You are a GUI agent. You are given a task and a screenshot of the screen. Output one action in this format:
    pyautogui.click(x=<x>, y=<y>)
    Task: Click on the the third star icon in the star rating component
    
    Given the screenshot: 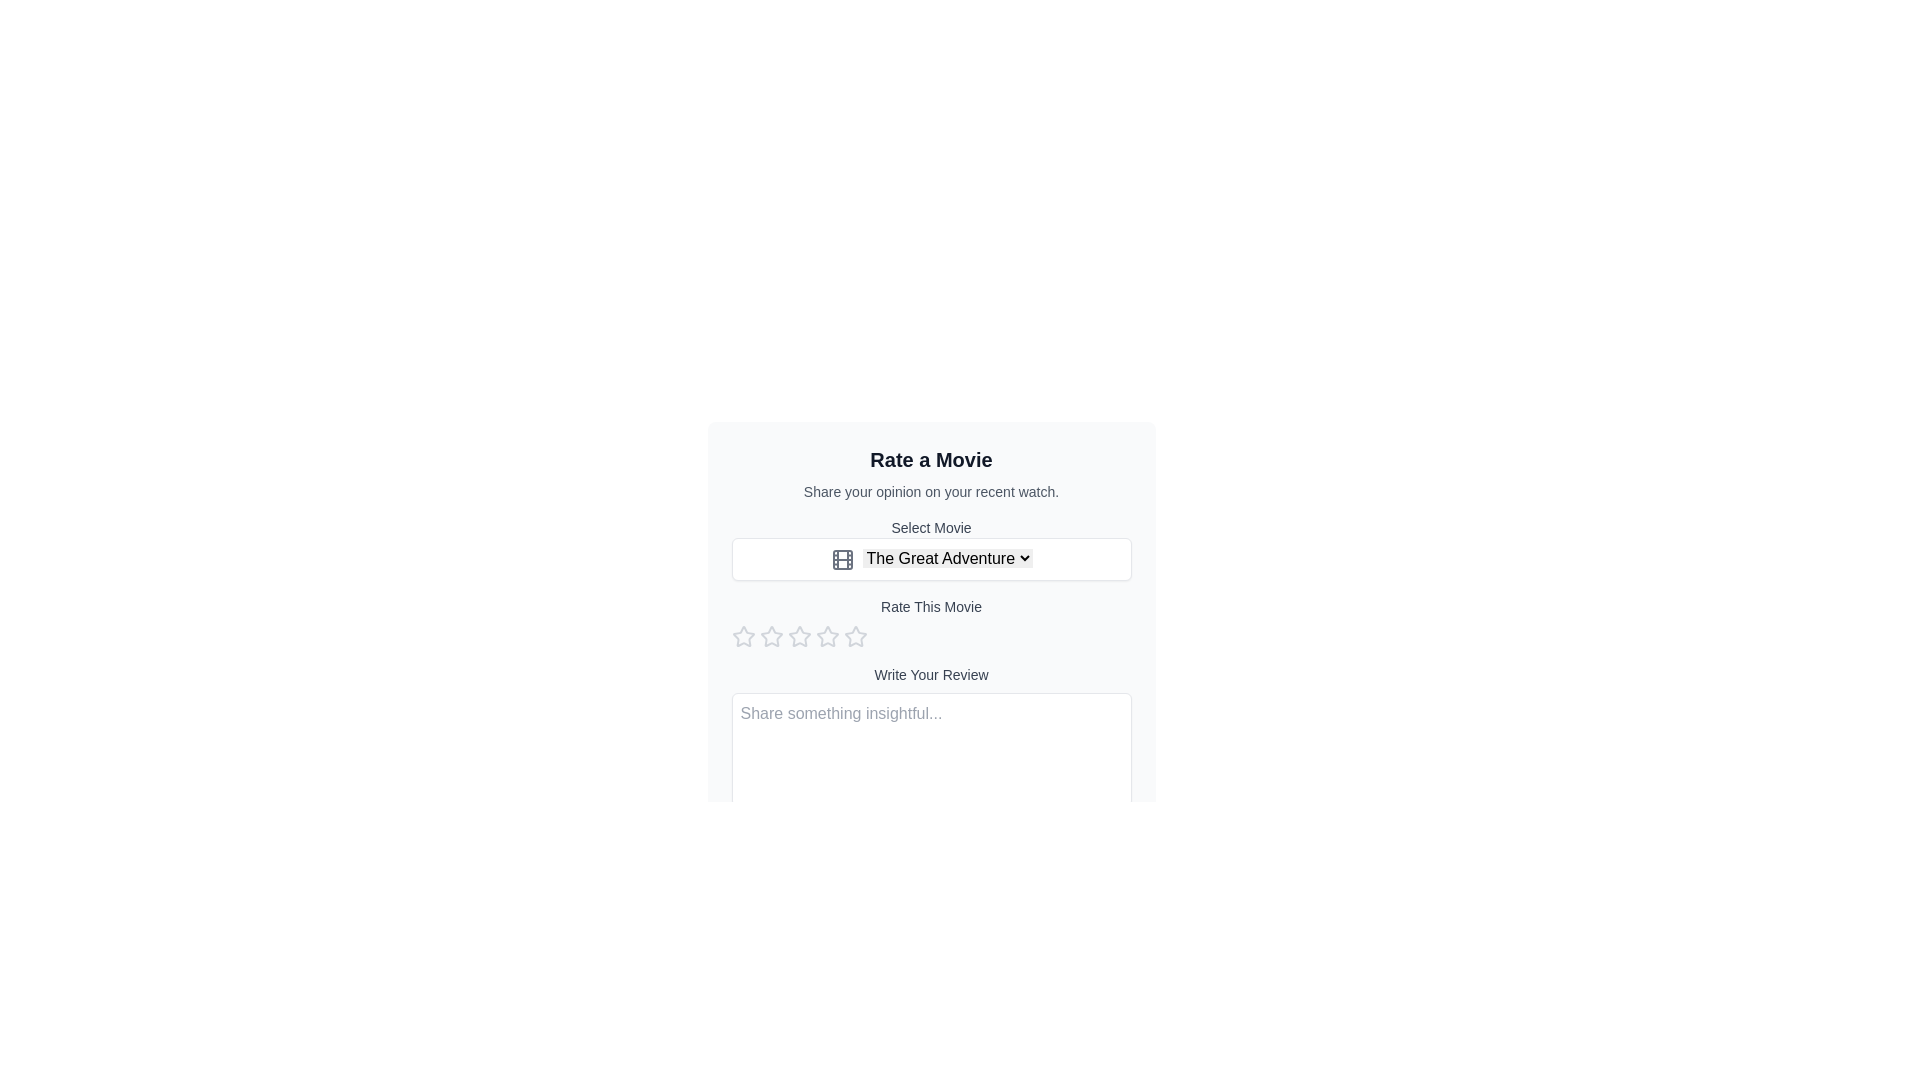 What is the action you would take?
    pyautogui.click(x=798, y=636)
    